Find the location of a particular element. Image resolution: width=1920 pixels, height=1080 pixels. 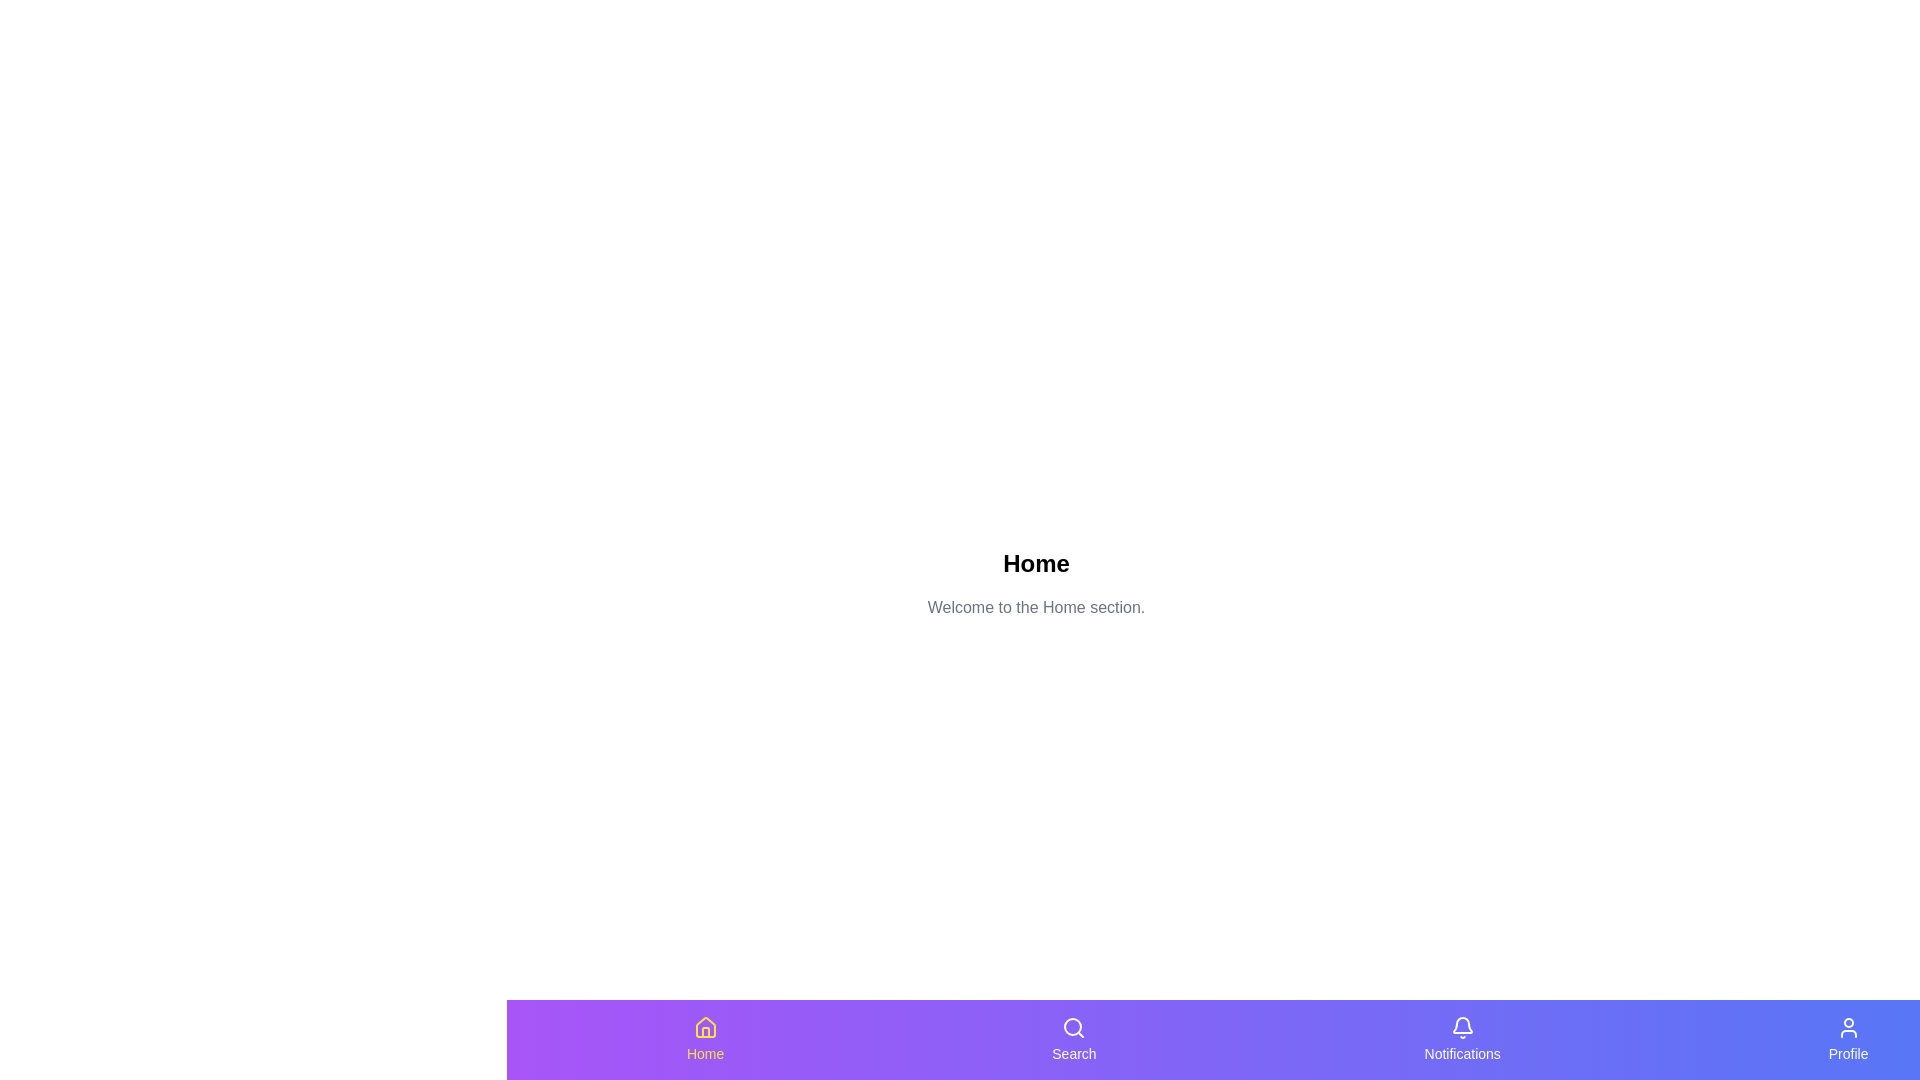

the 'Profile' button, which features a user silhouette icon and a text label on a purple-blue gradient background, located in the bottom navigation bar is located at coordinates (1847, 1039).